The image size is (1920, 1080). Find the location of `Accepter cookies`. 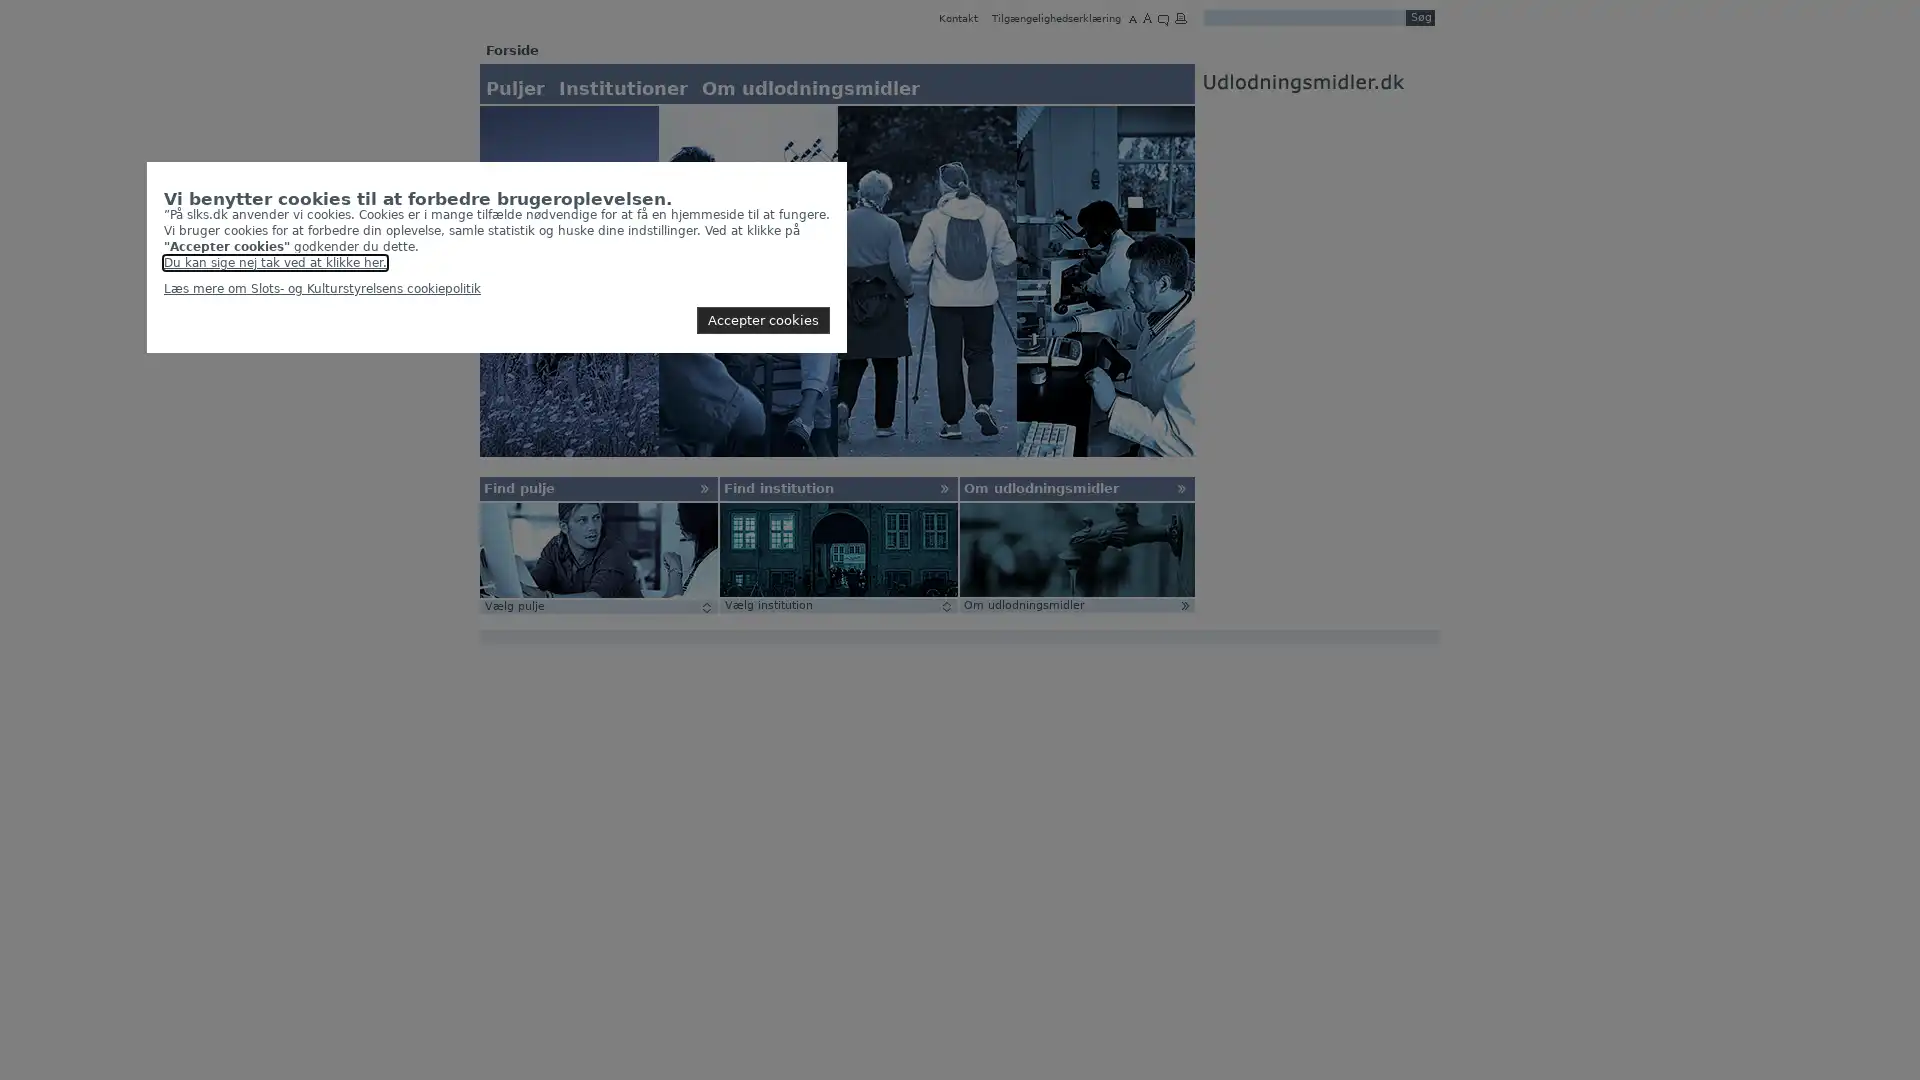

Accepter cookies is located at coordinates (762, 319).